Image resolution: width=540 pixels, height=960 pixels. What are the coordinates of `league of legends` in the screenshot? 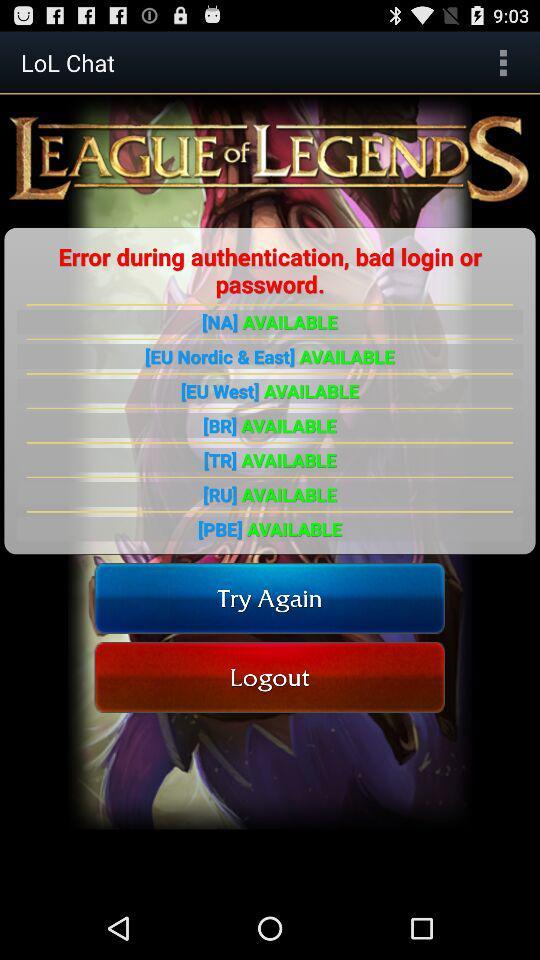 It's located at (270, 157).